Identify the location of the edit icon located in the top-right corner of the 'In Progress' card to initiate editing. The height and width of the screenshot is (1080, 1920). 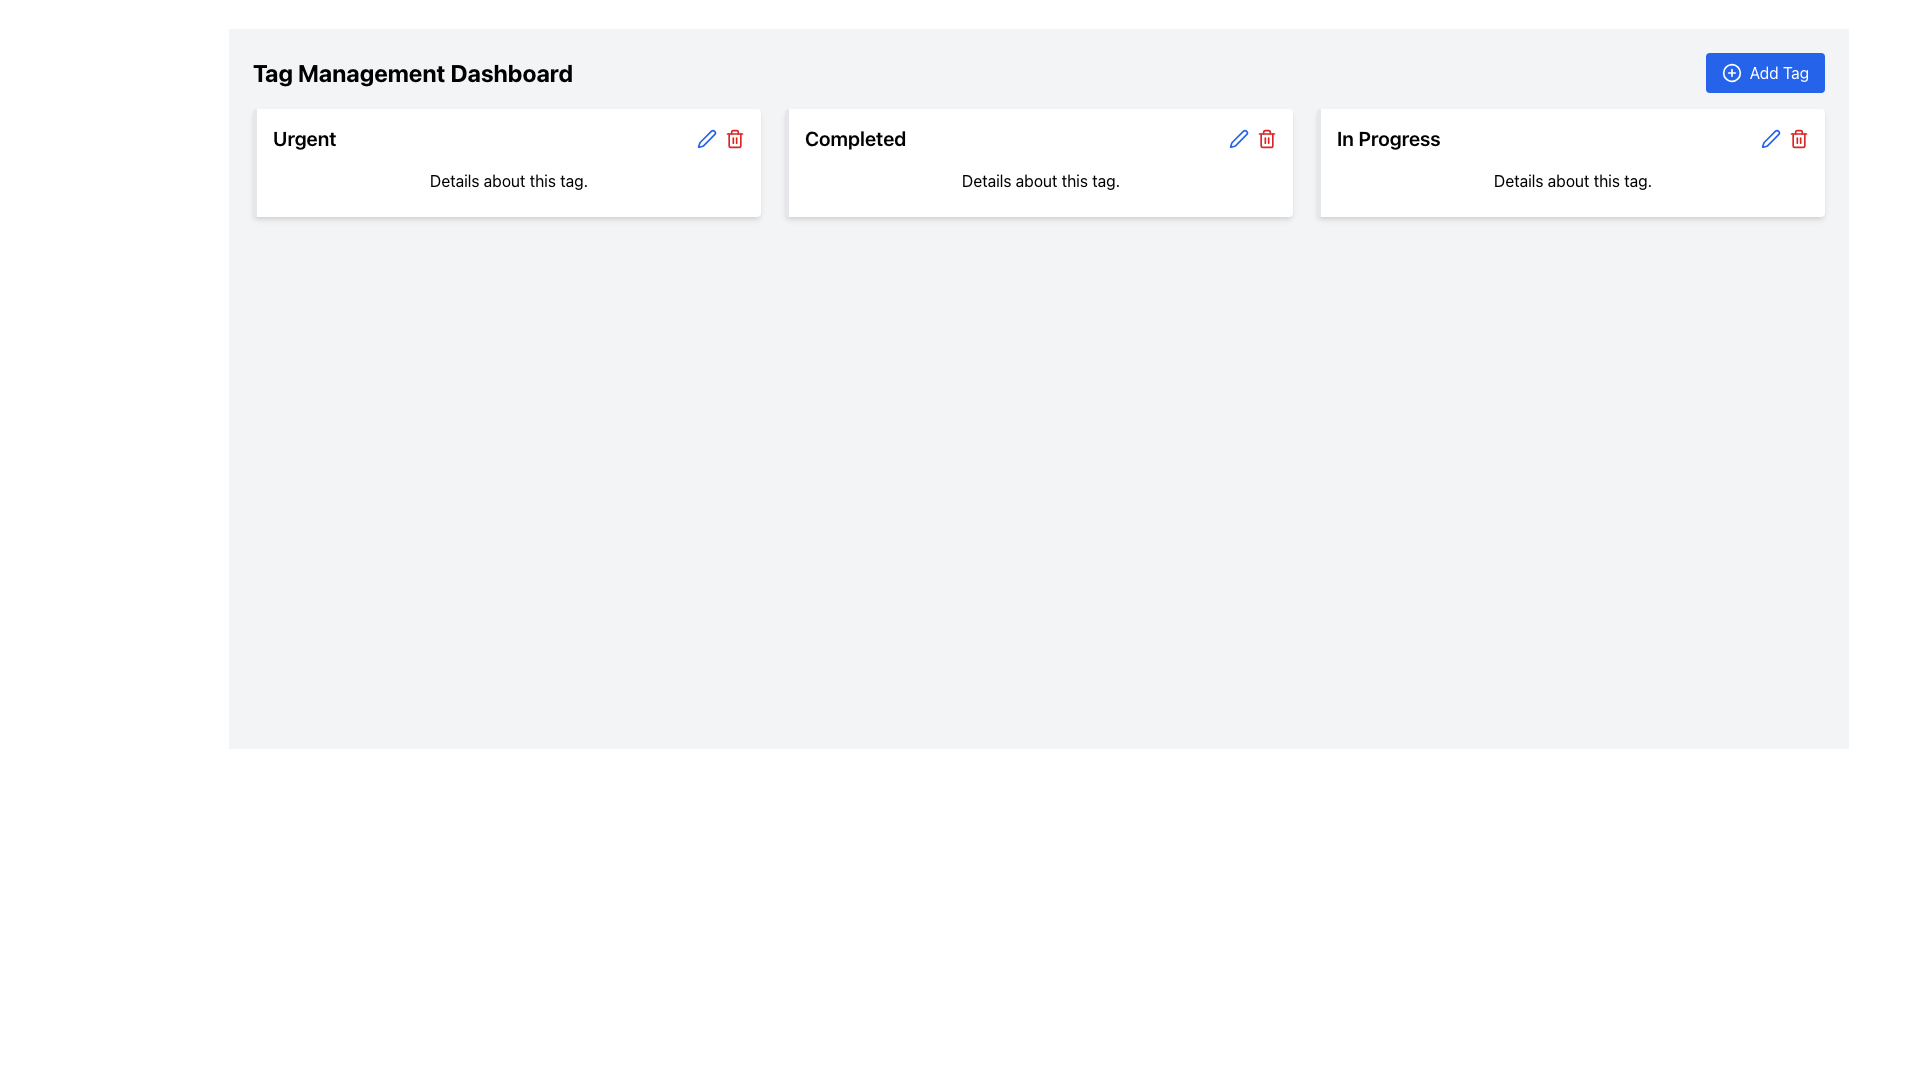
(1771, 137).